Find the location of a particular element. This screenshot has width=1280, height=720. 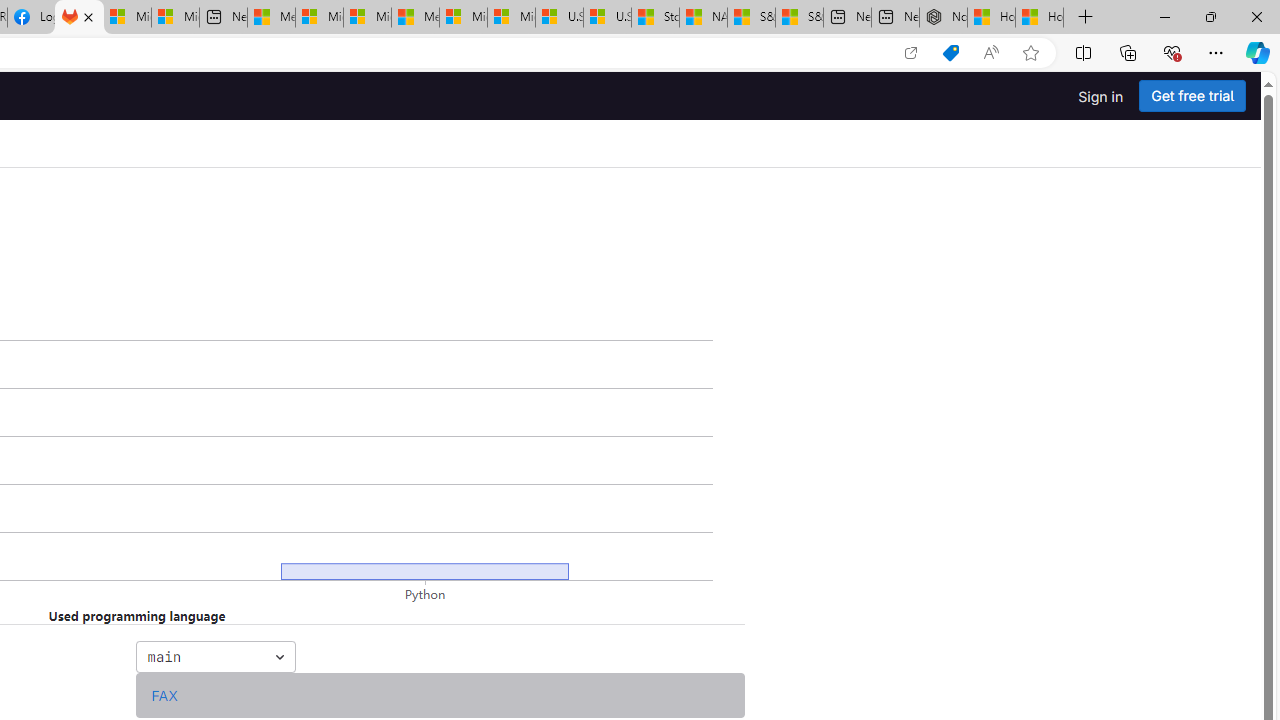

'main' is located at coordinates (215, 656).